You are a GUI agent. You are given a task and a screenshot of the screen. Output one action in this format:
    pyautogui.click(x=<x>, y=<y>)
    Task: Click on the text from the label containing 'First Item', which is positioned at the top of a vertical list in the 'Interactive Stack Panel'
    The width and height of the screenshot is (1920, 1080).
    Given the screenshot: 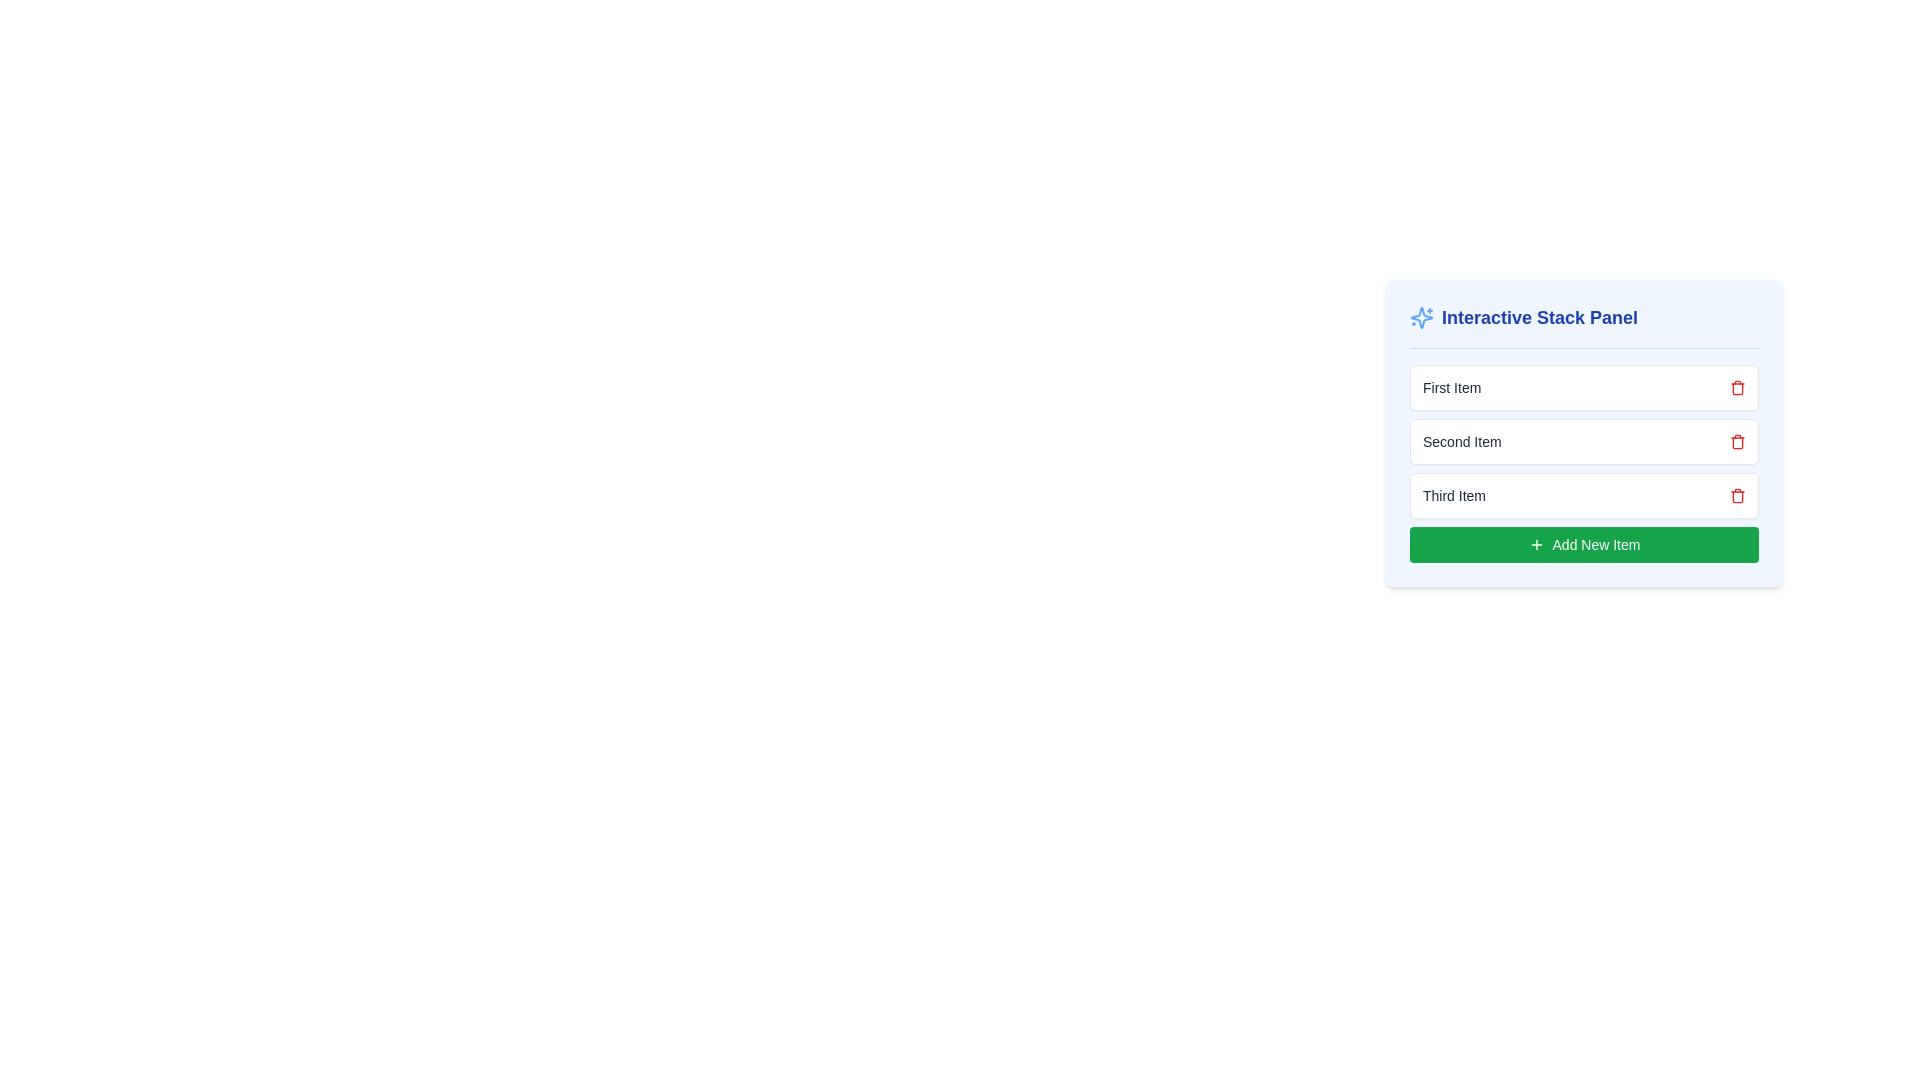 What is the action you would take?
    pyautogui.click(x=1452, y=388)
    